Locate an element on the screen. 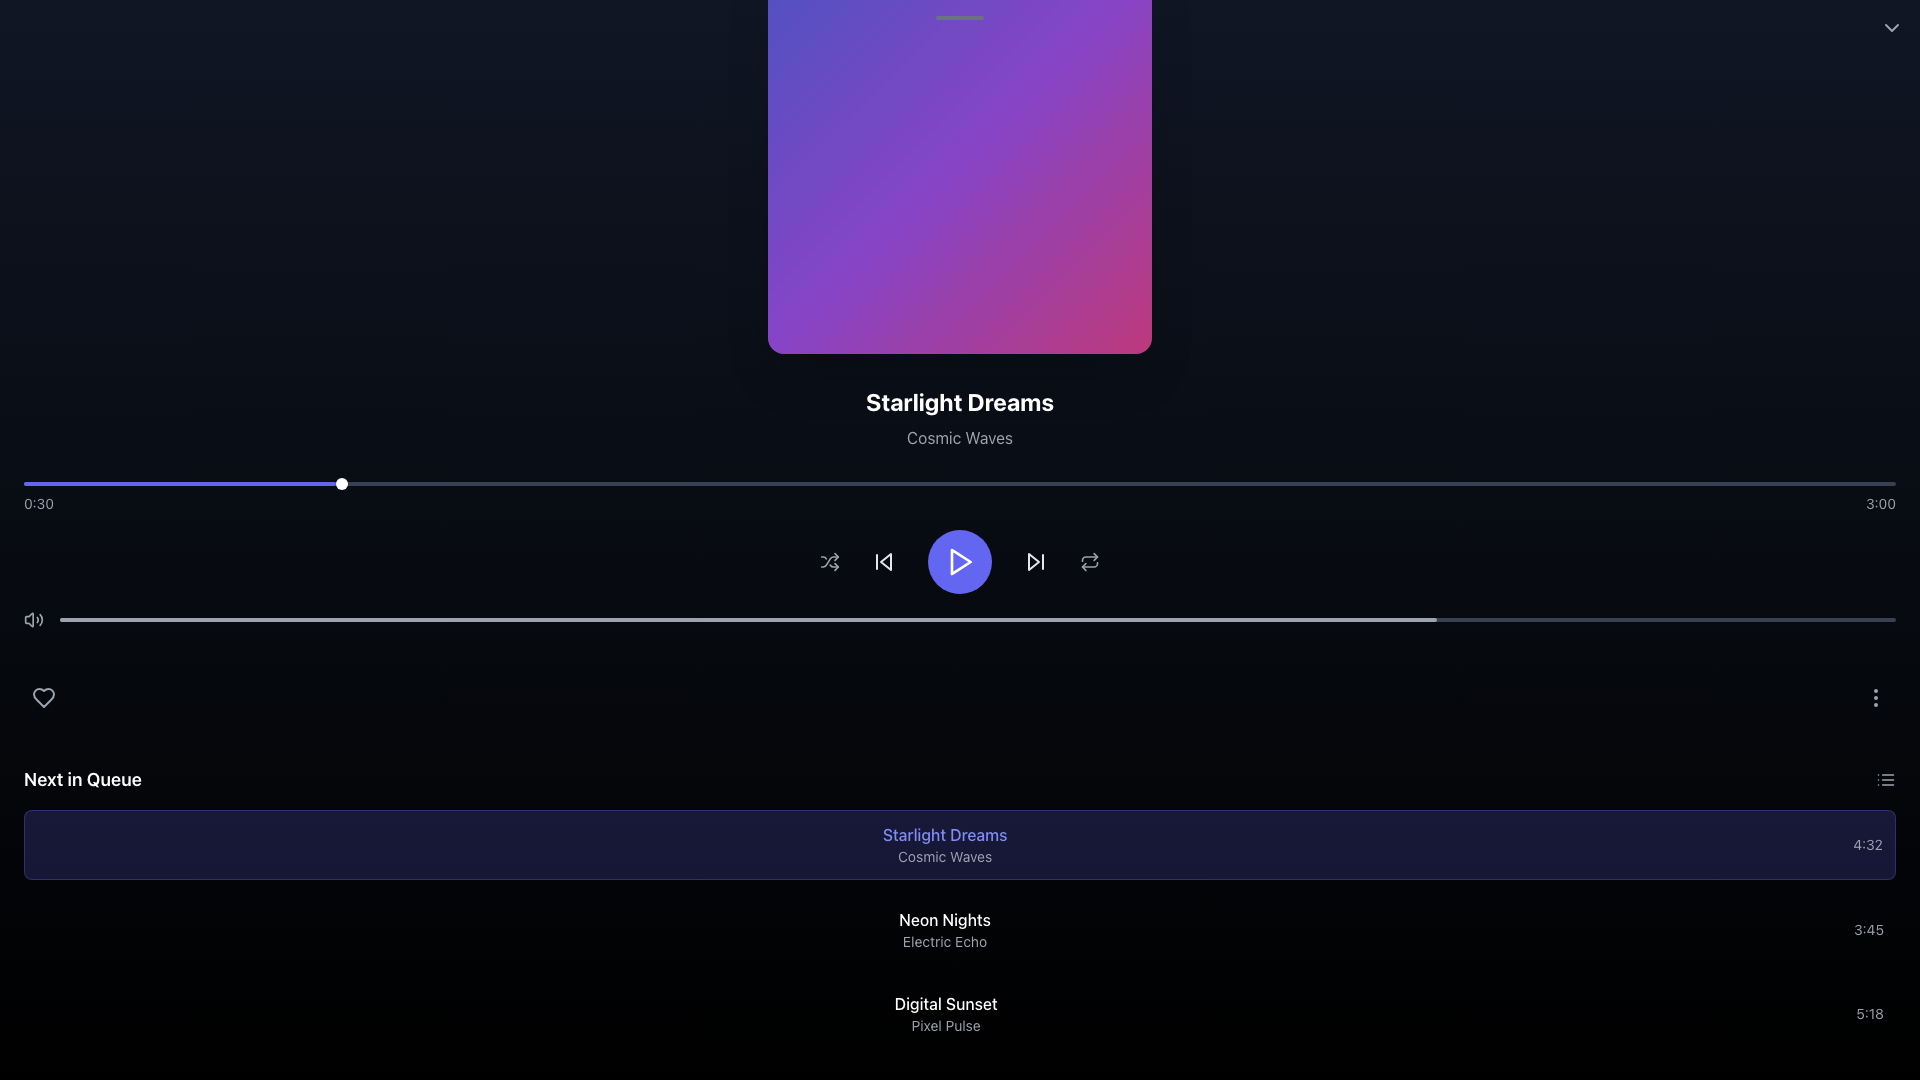 This screenshot has height=1080, width=1920. the Text label that provides supplementary information about a media item in the 'Next in Queue' section, located directly below the larger text 'Neon Nights' is located at coordinates (944, 941).